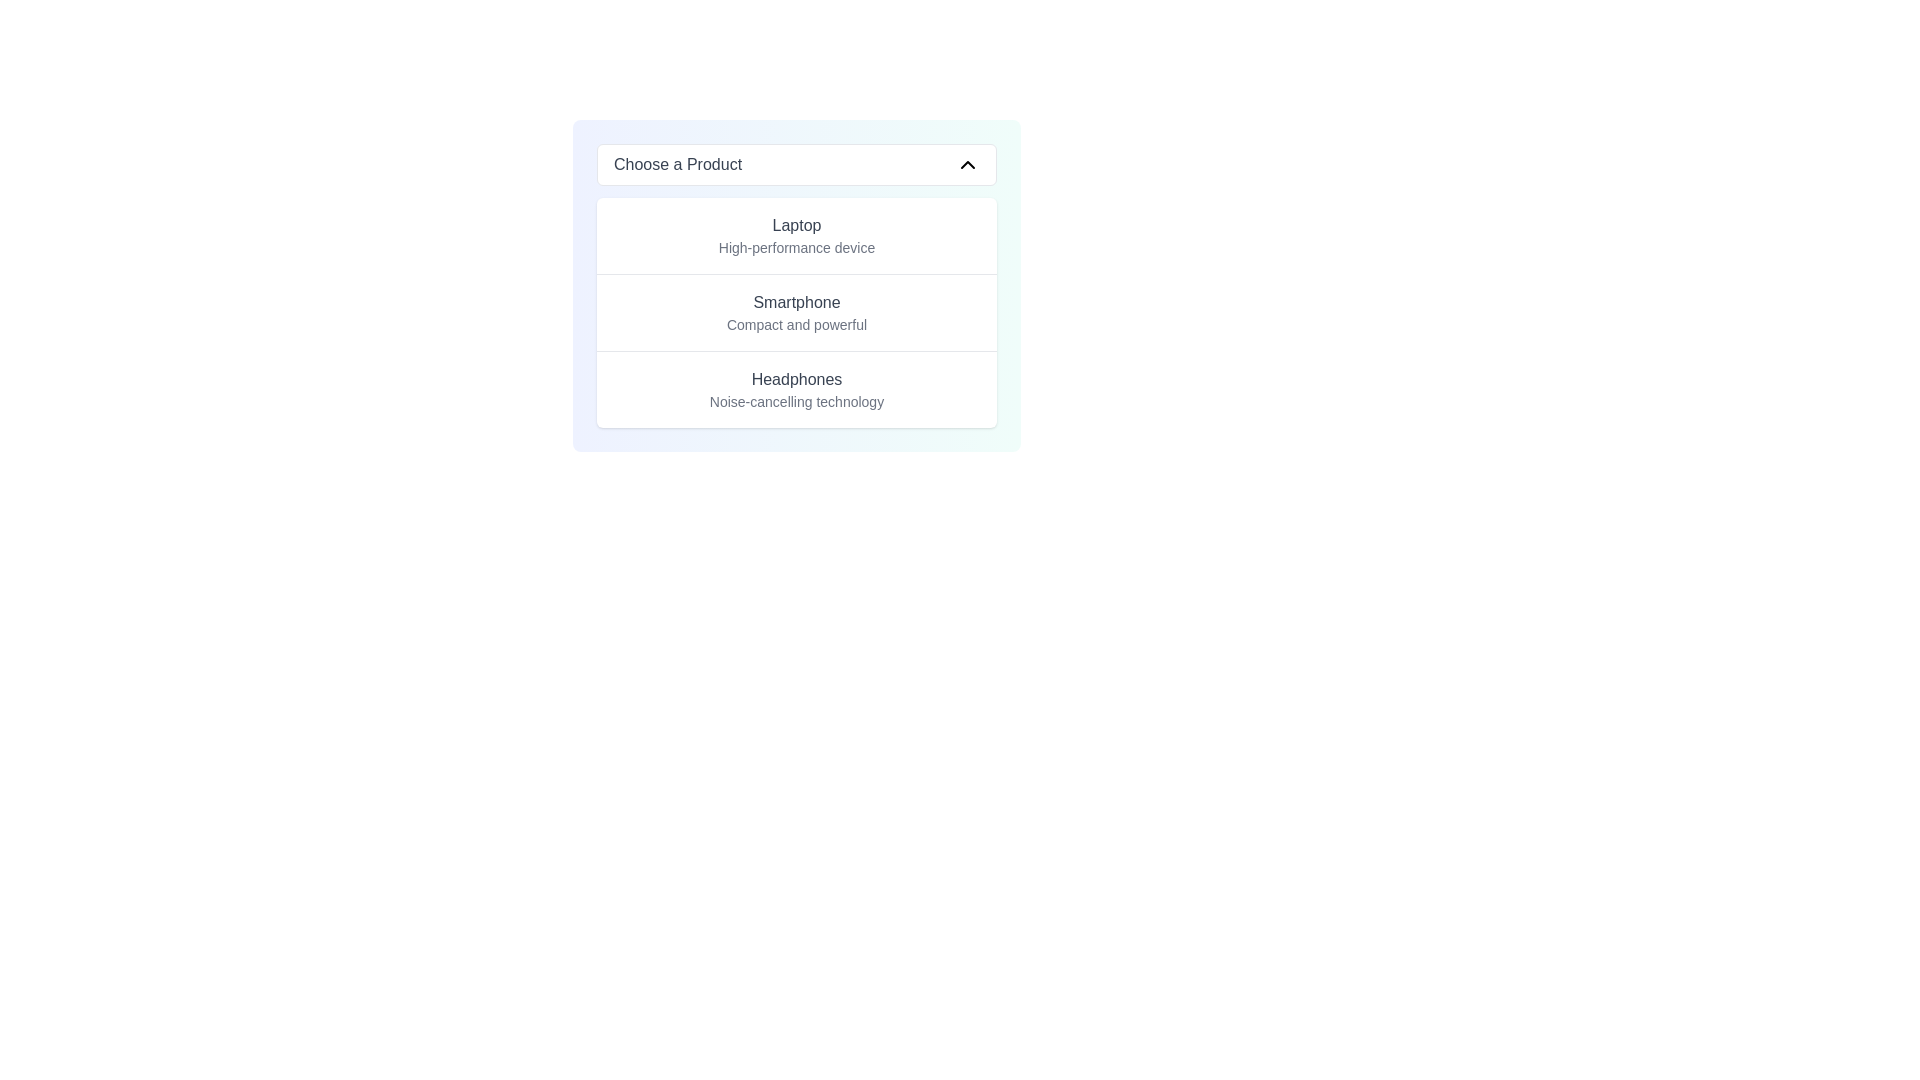 This screenshot has height=1080, width=1920. What do you see at coordinates (795, 389) in the screenshot?
I see `the 'Headphones' option in the 'Choose a Product' dropdown menu` at bounding box center [795, 389].